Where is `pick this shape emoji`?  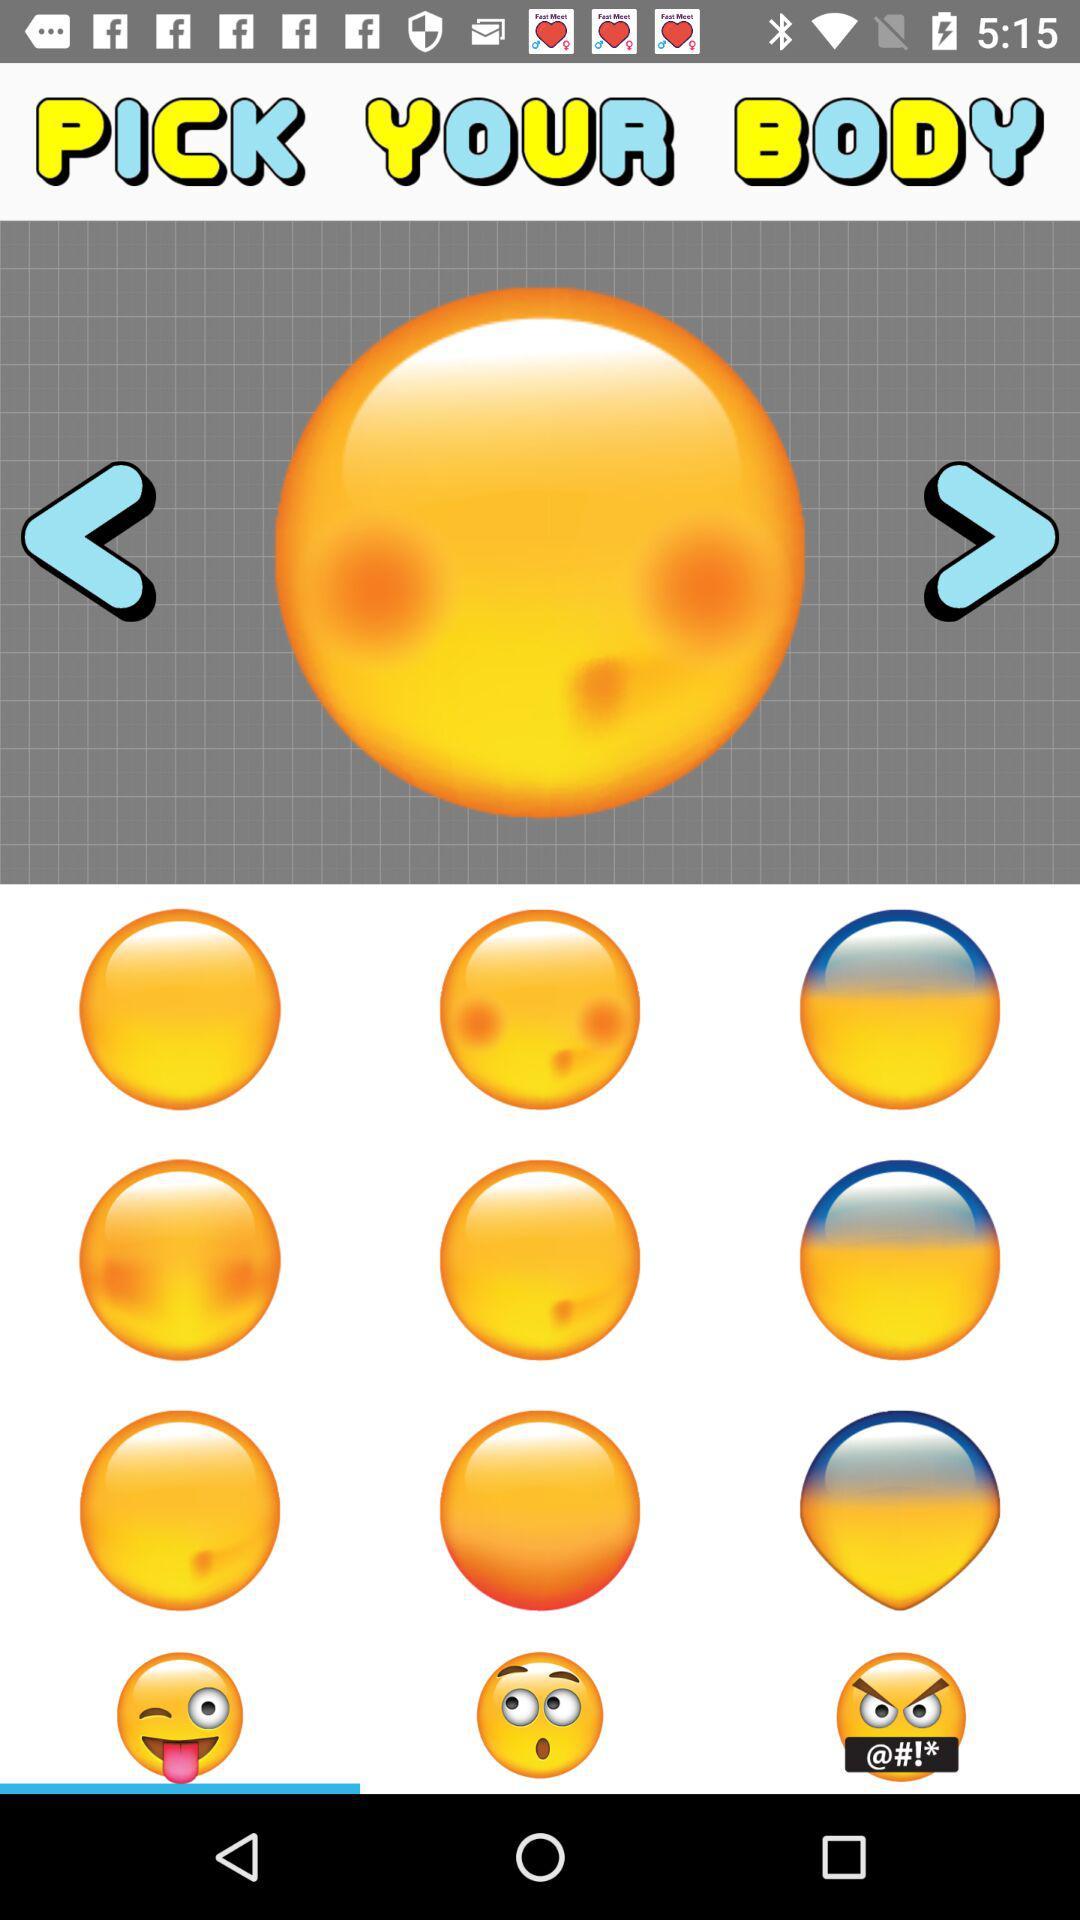
pick this shape emoji is located at coordinates (898, 1510).